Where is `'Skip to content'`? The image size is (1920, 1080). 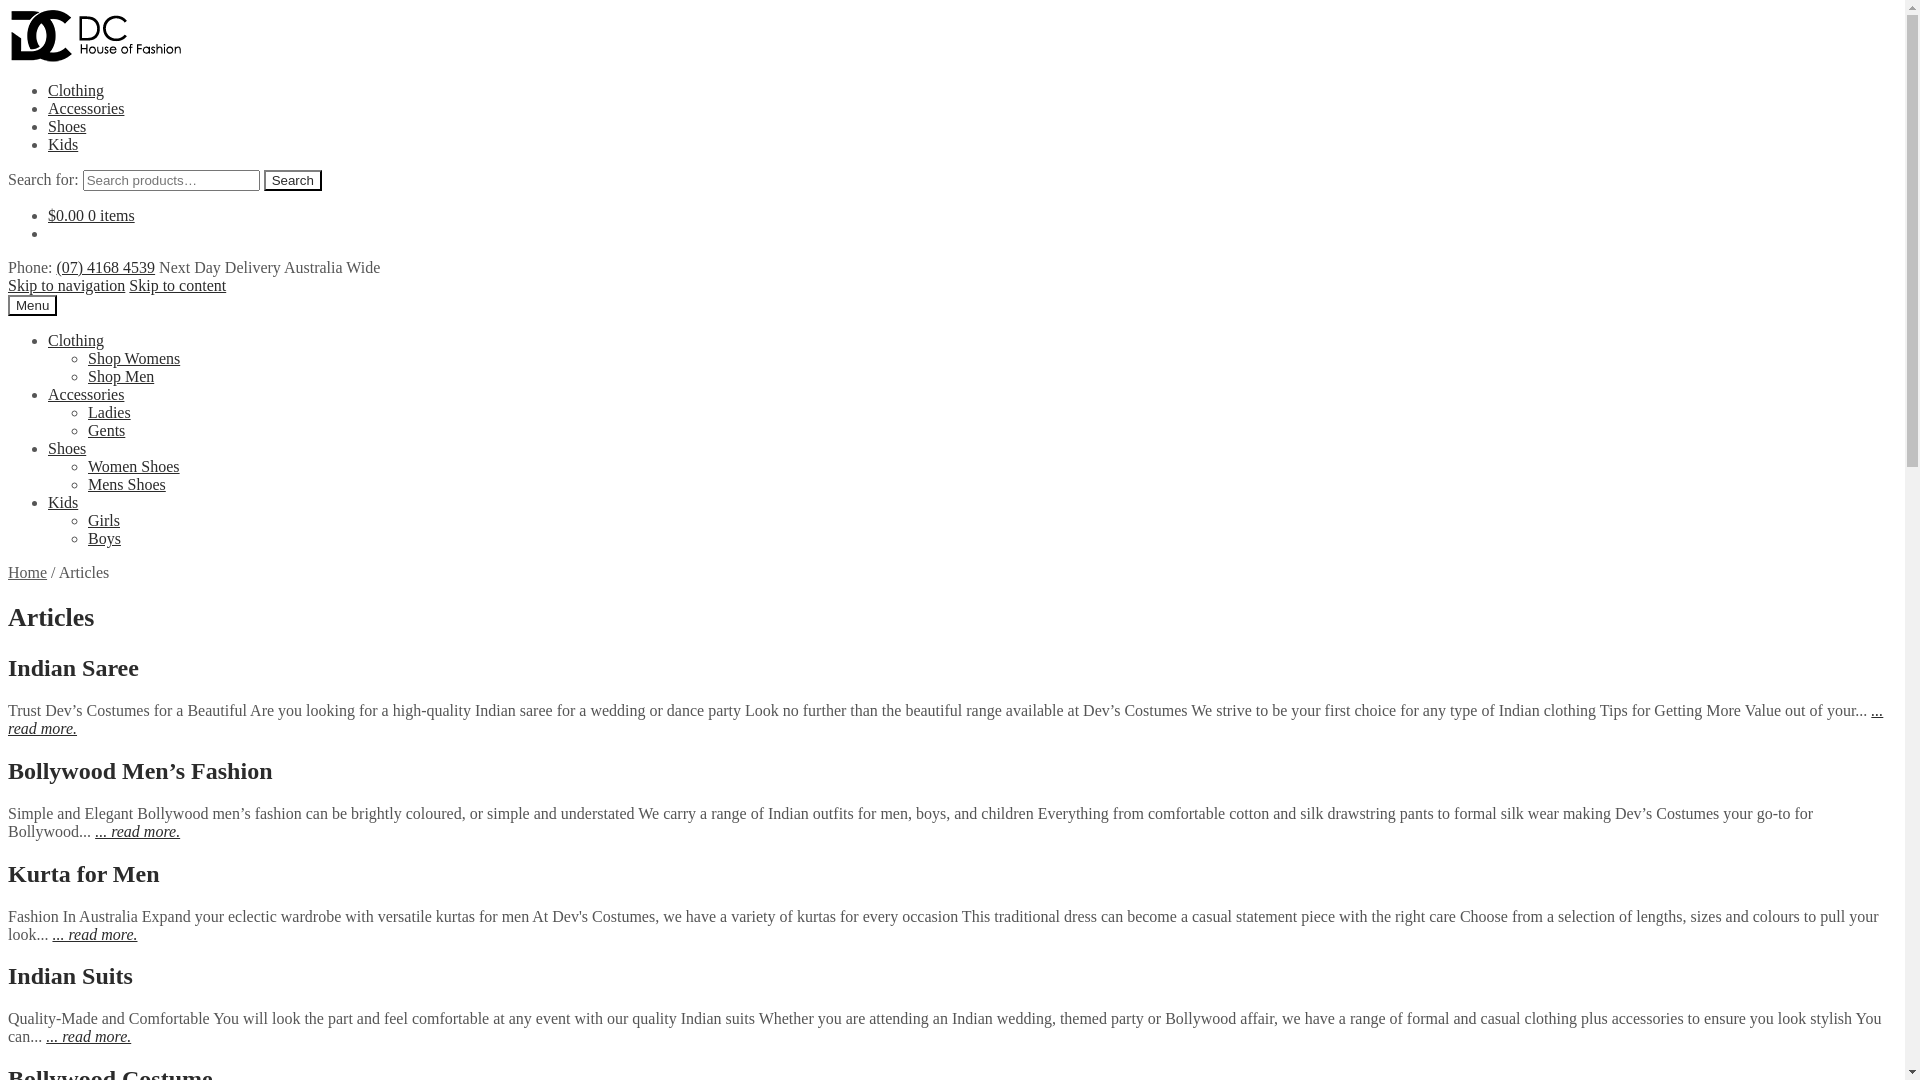 'Skip to content' is located at coordinates (128, 285).